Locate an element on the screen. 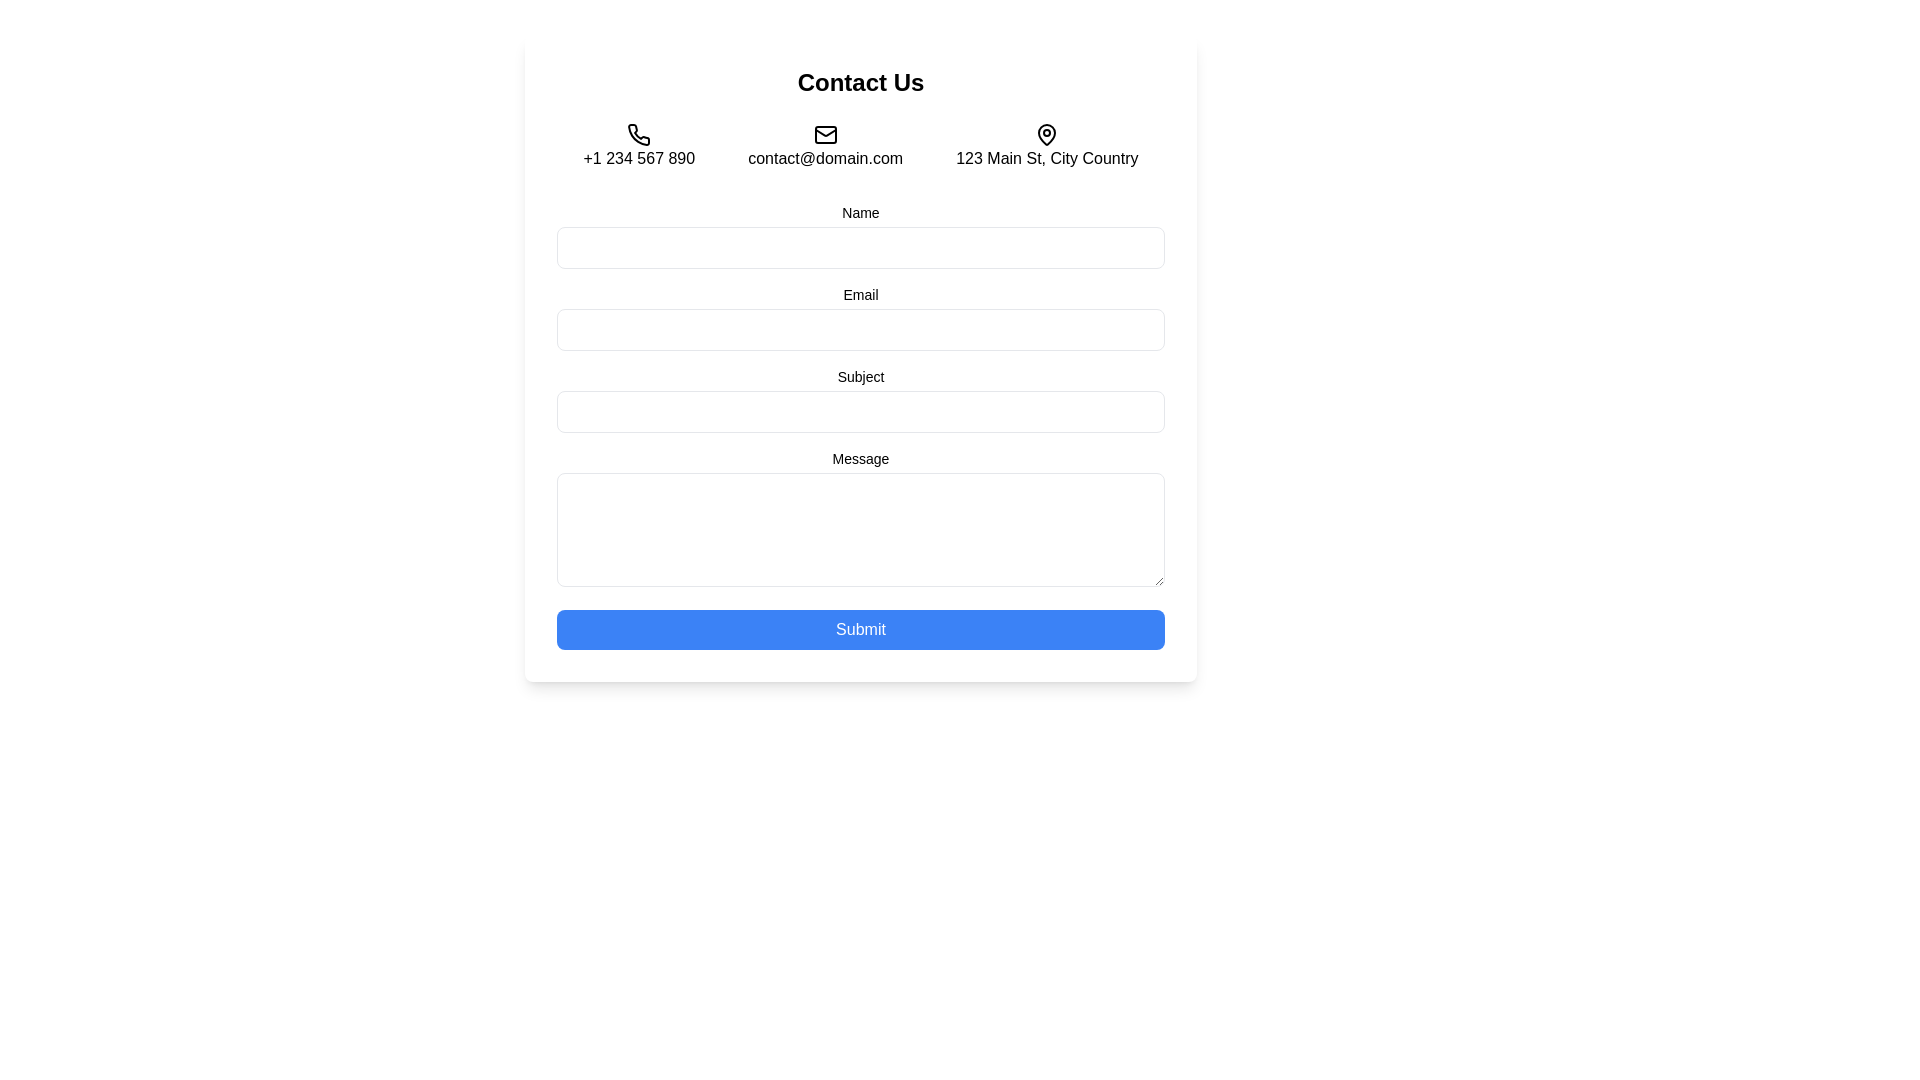 The image size is (1920, 1080). the label that identifies the purpose of the input field for entering the user's name, located at the top of the contact form is located at coordinates (860, 212).